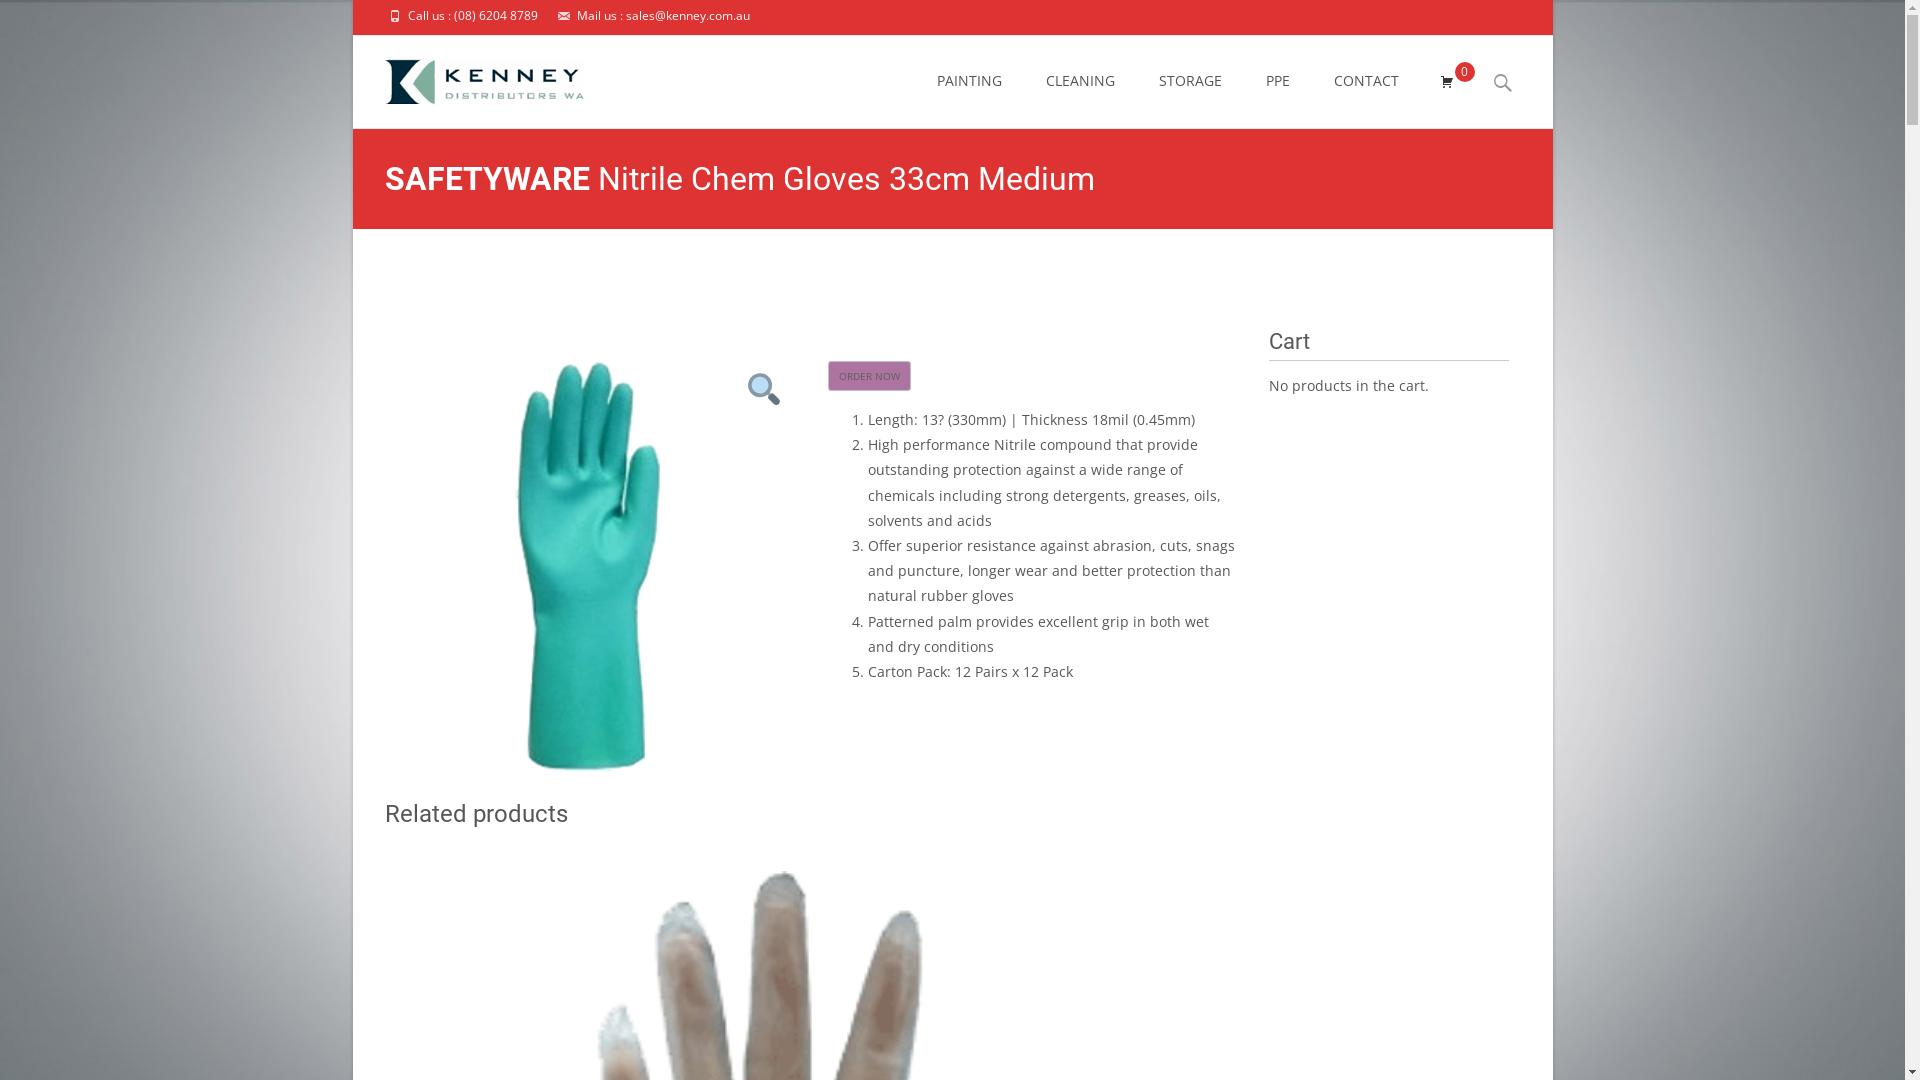  What do you see at coordinates (1157, 80) in the screenshot?
I see `'STORAGE'` at bounding box center [1157, 80].